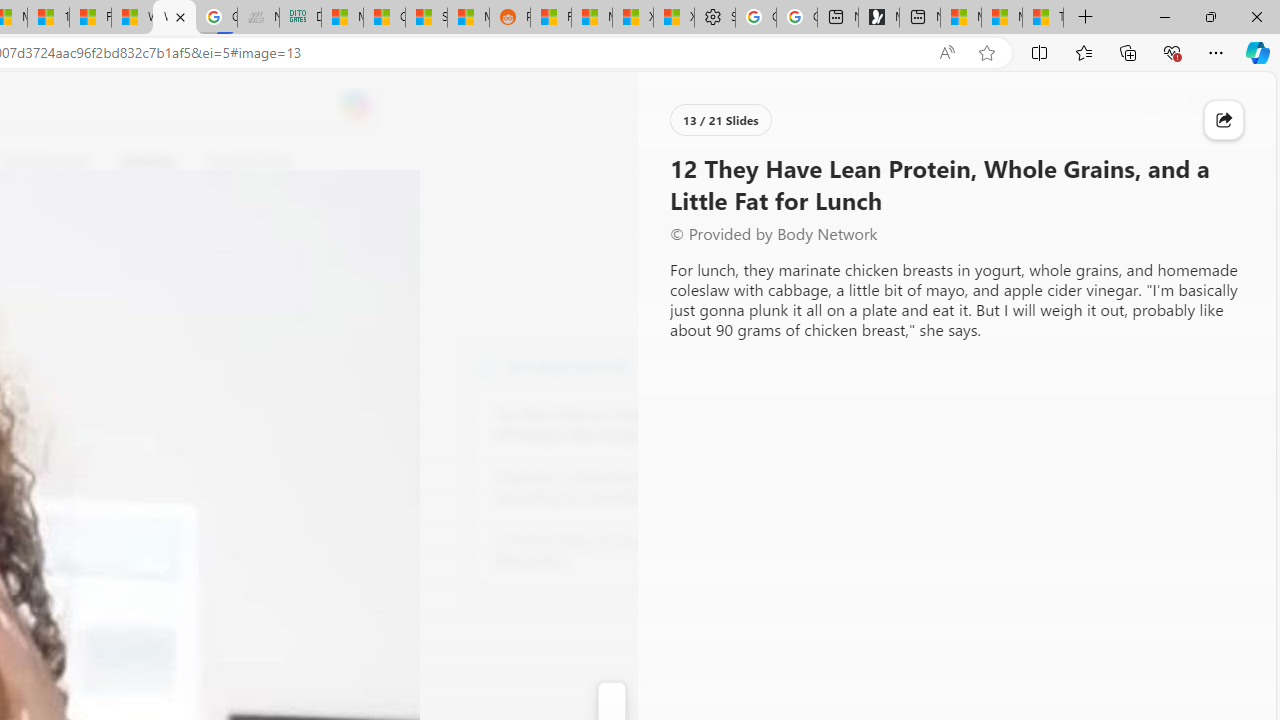  I want to click on 'R******* | Trusted Community Engagement and Contributions', so click(551, 17).